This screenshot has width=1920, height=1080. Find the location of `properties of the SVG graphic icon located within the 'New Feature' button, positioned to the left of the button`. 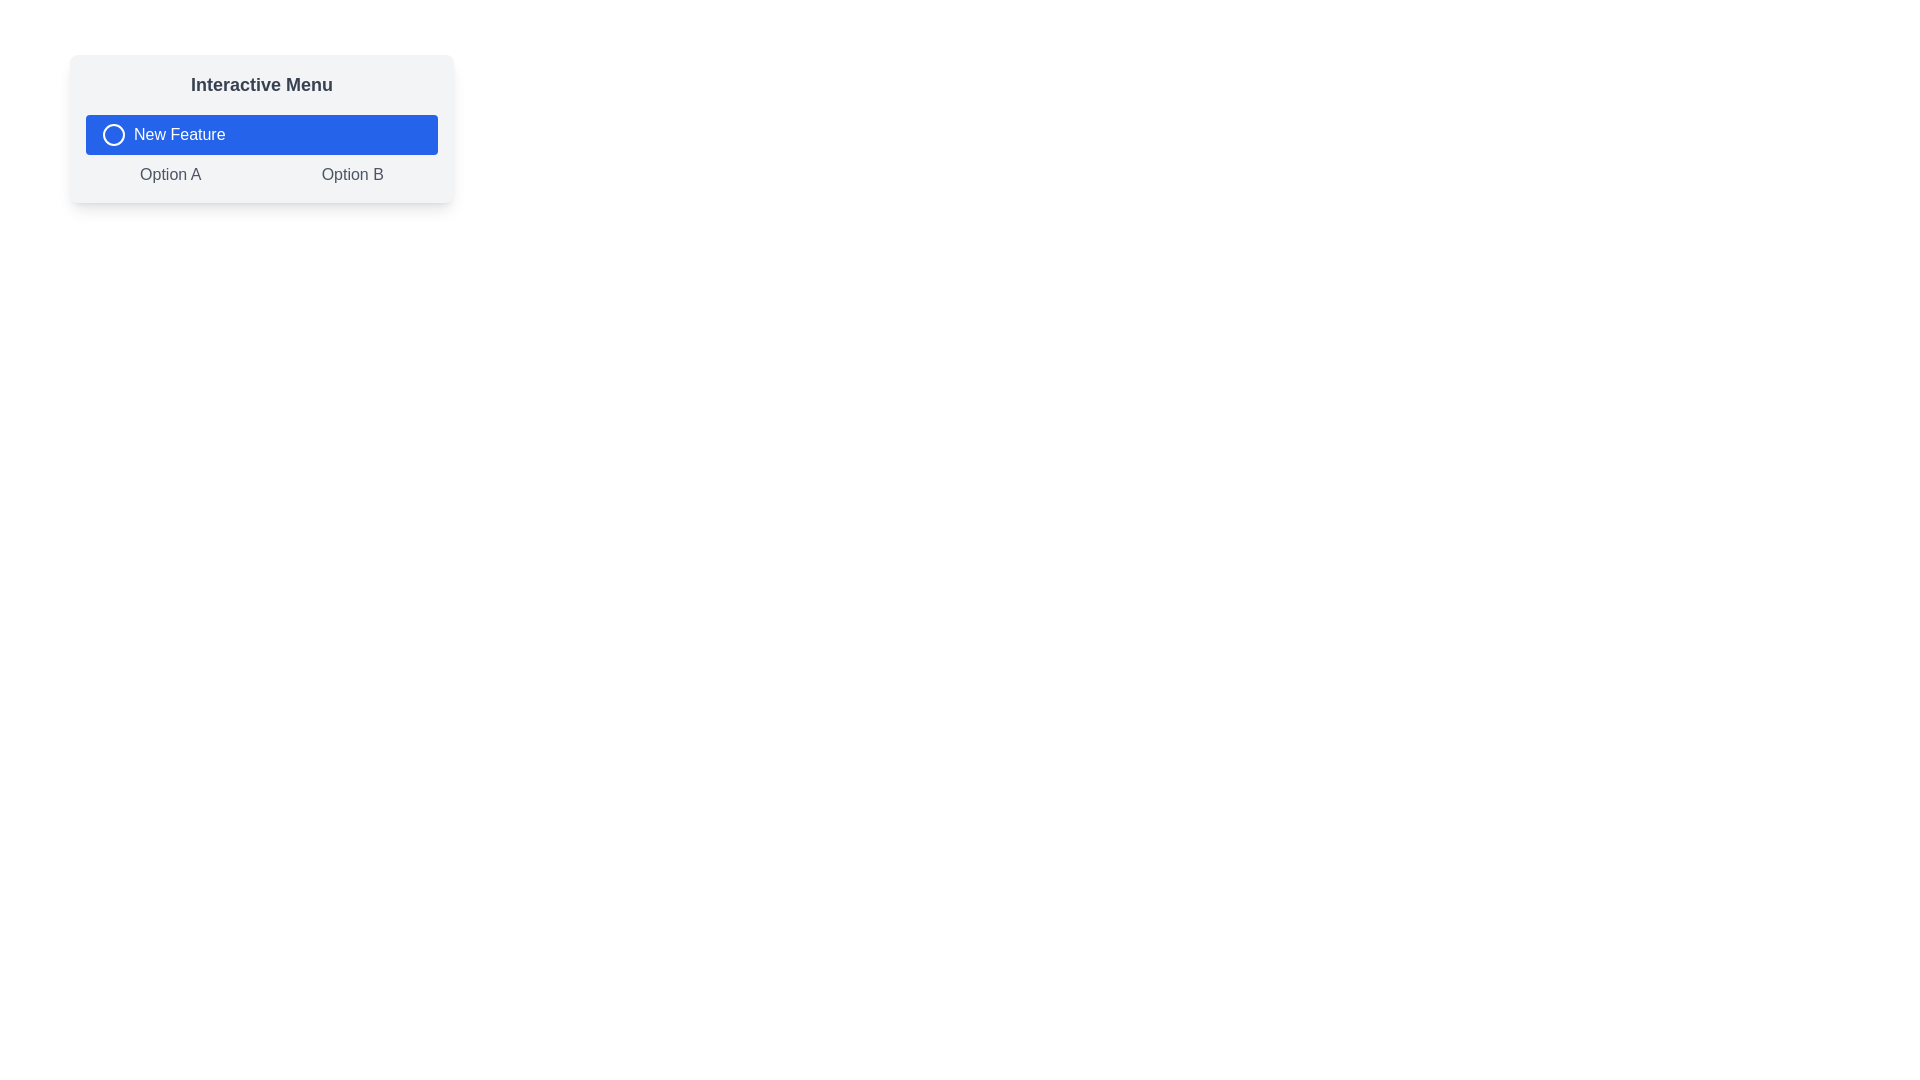

properties of the SVG graphic icon located within the 'New Feature' button, positioned to the left of the button is located at coordinates (113, 135).